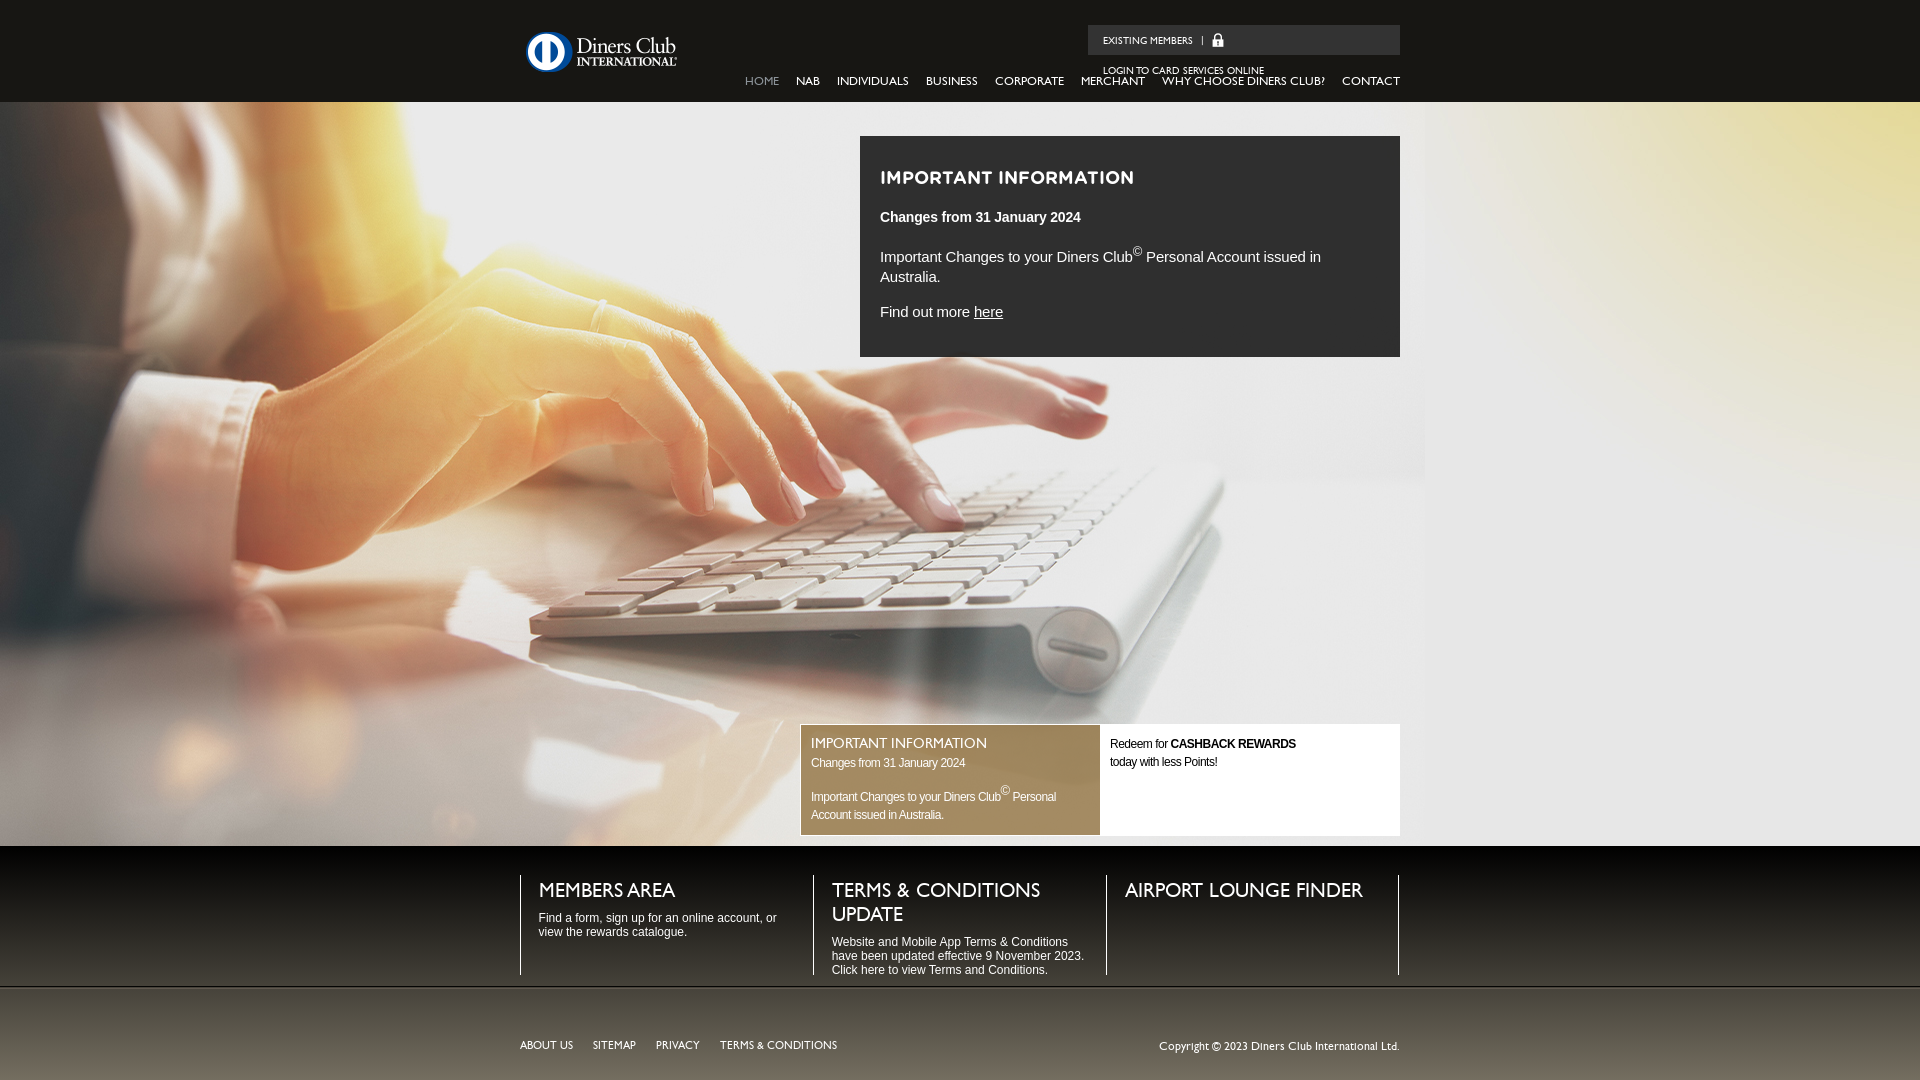 The image size is (1920, 1080). What do you see at coordinates (1029, 80) in the screenshot?
I see `'CORPORATE'` at bounding box center [1029, 80].